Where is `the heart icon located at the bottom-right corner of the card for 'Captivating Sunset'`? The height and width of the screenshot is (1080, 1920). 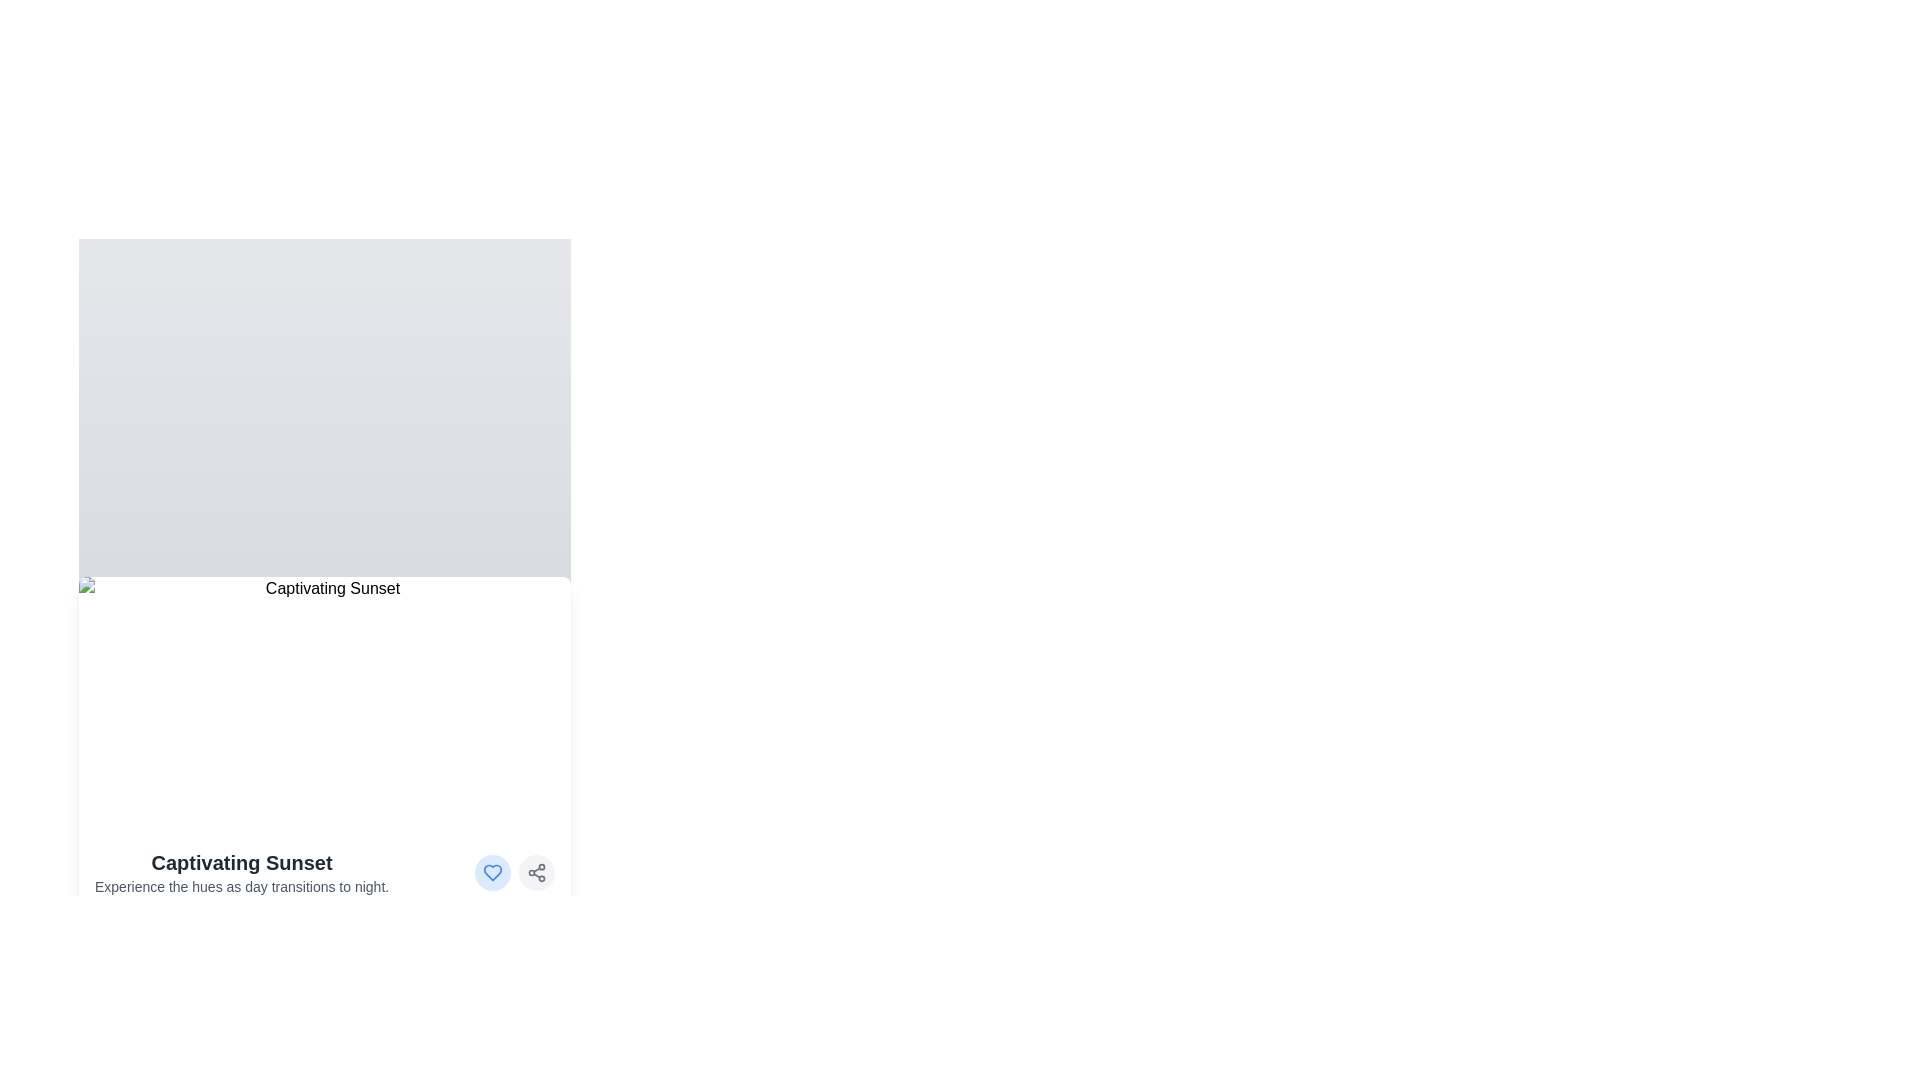
the heart icon located at the bottom-right corner of the card for 'Captivating Sunset' is located at coordinates (493, 871).